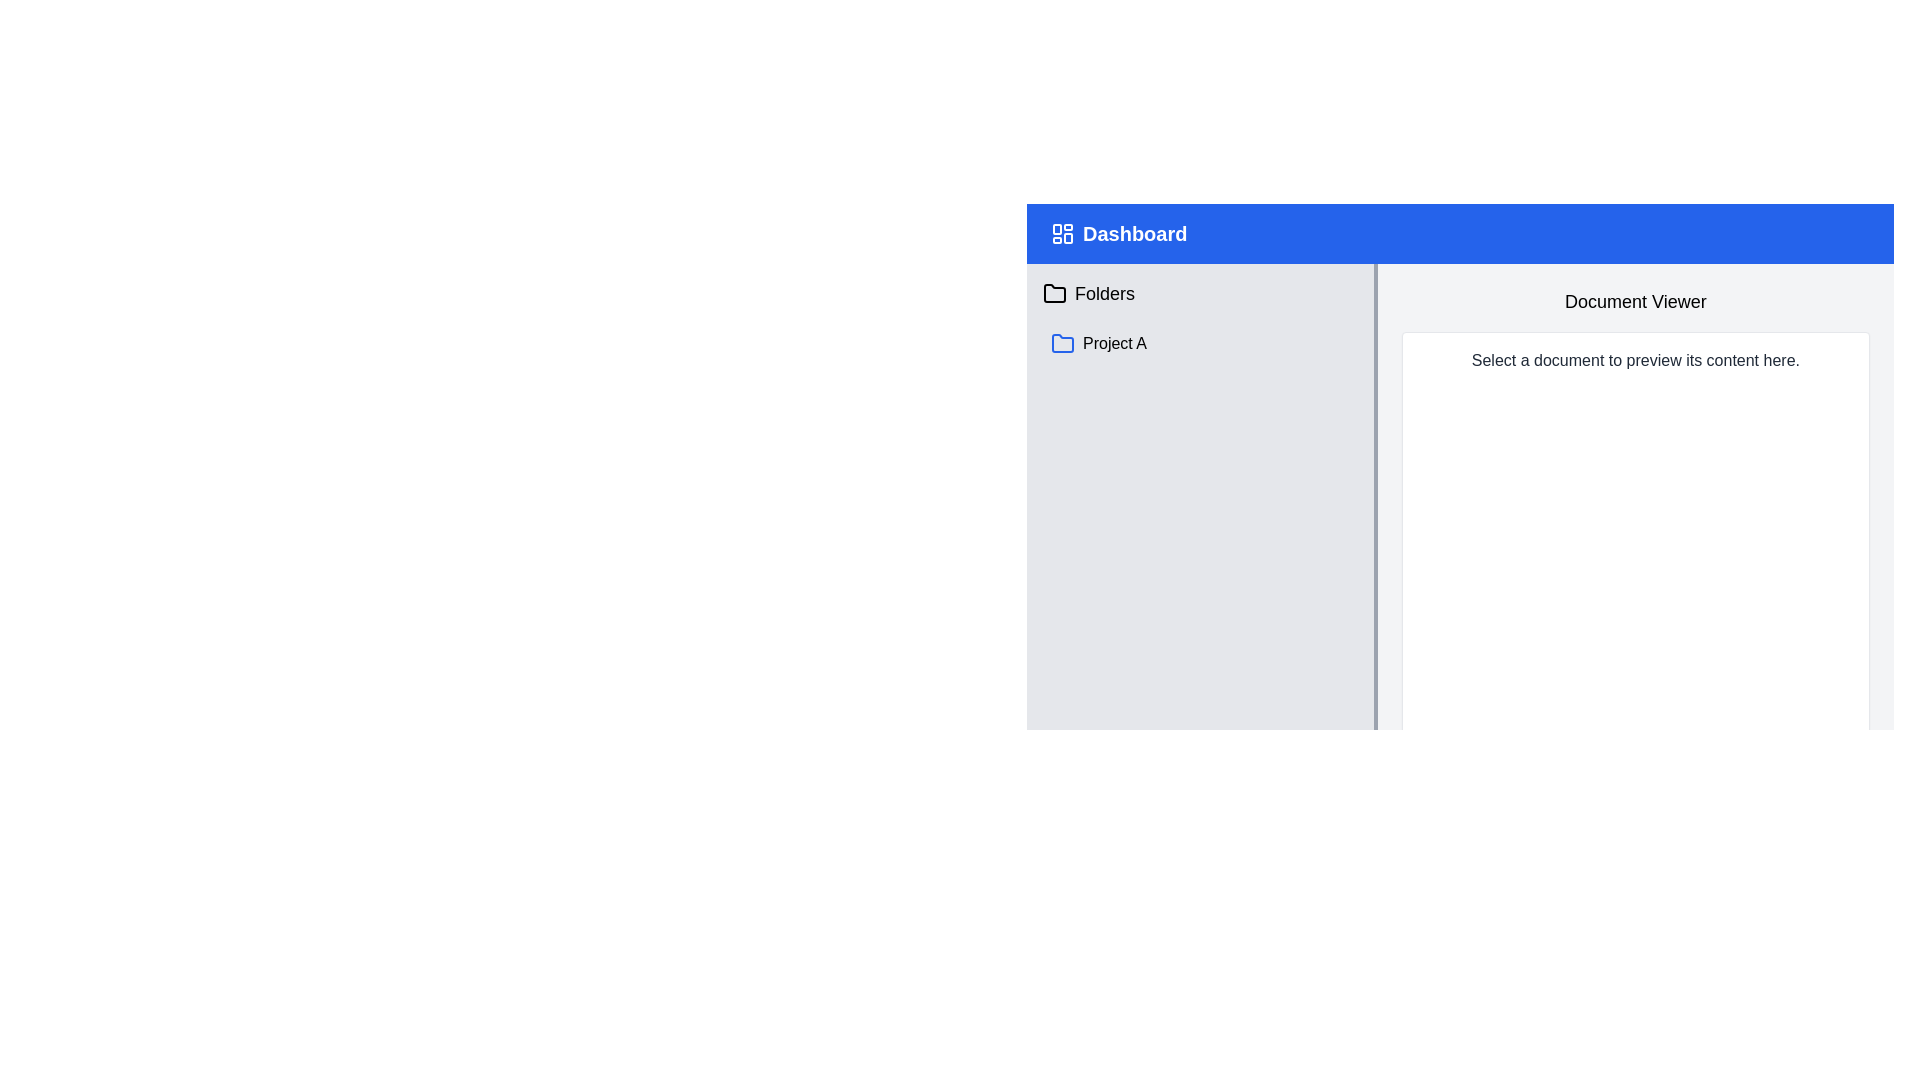 This screenshot has width=1920, height=1080. What do you see at coordinates (1054, 293) in the screenshot?
I see `the folder icon represented by a geometric vector design with a rounded rectangular shape and a tab at the top left, located to the left of the 'Folders' label` at bounding box center [1054, 293].